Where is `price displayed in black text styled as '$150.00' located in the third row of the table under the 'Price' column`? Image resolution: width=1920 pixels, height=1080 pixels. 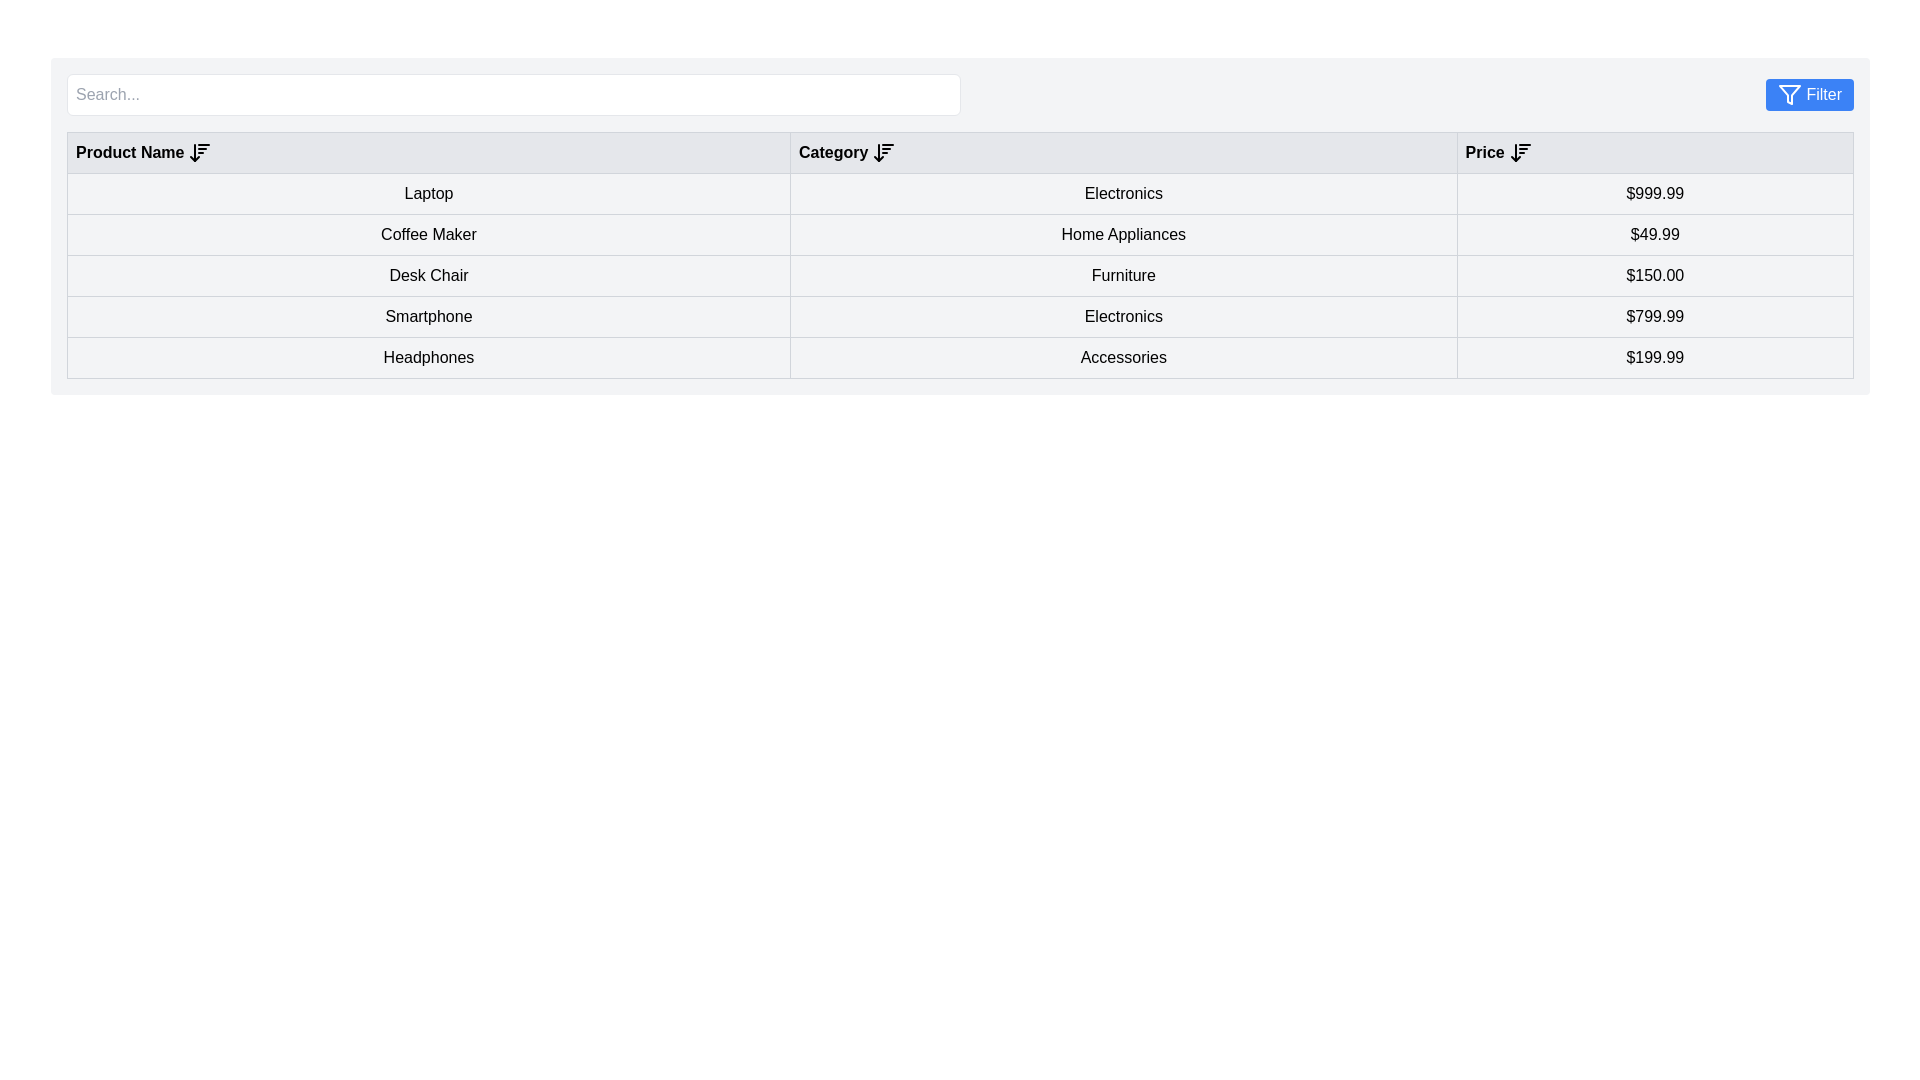
price displayed in black text styled as '$150.00' located in the third row of the table under the 'Price' column is located at coordinates (1655, 276).